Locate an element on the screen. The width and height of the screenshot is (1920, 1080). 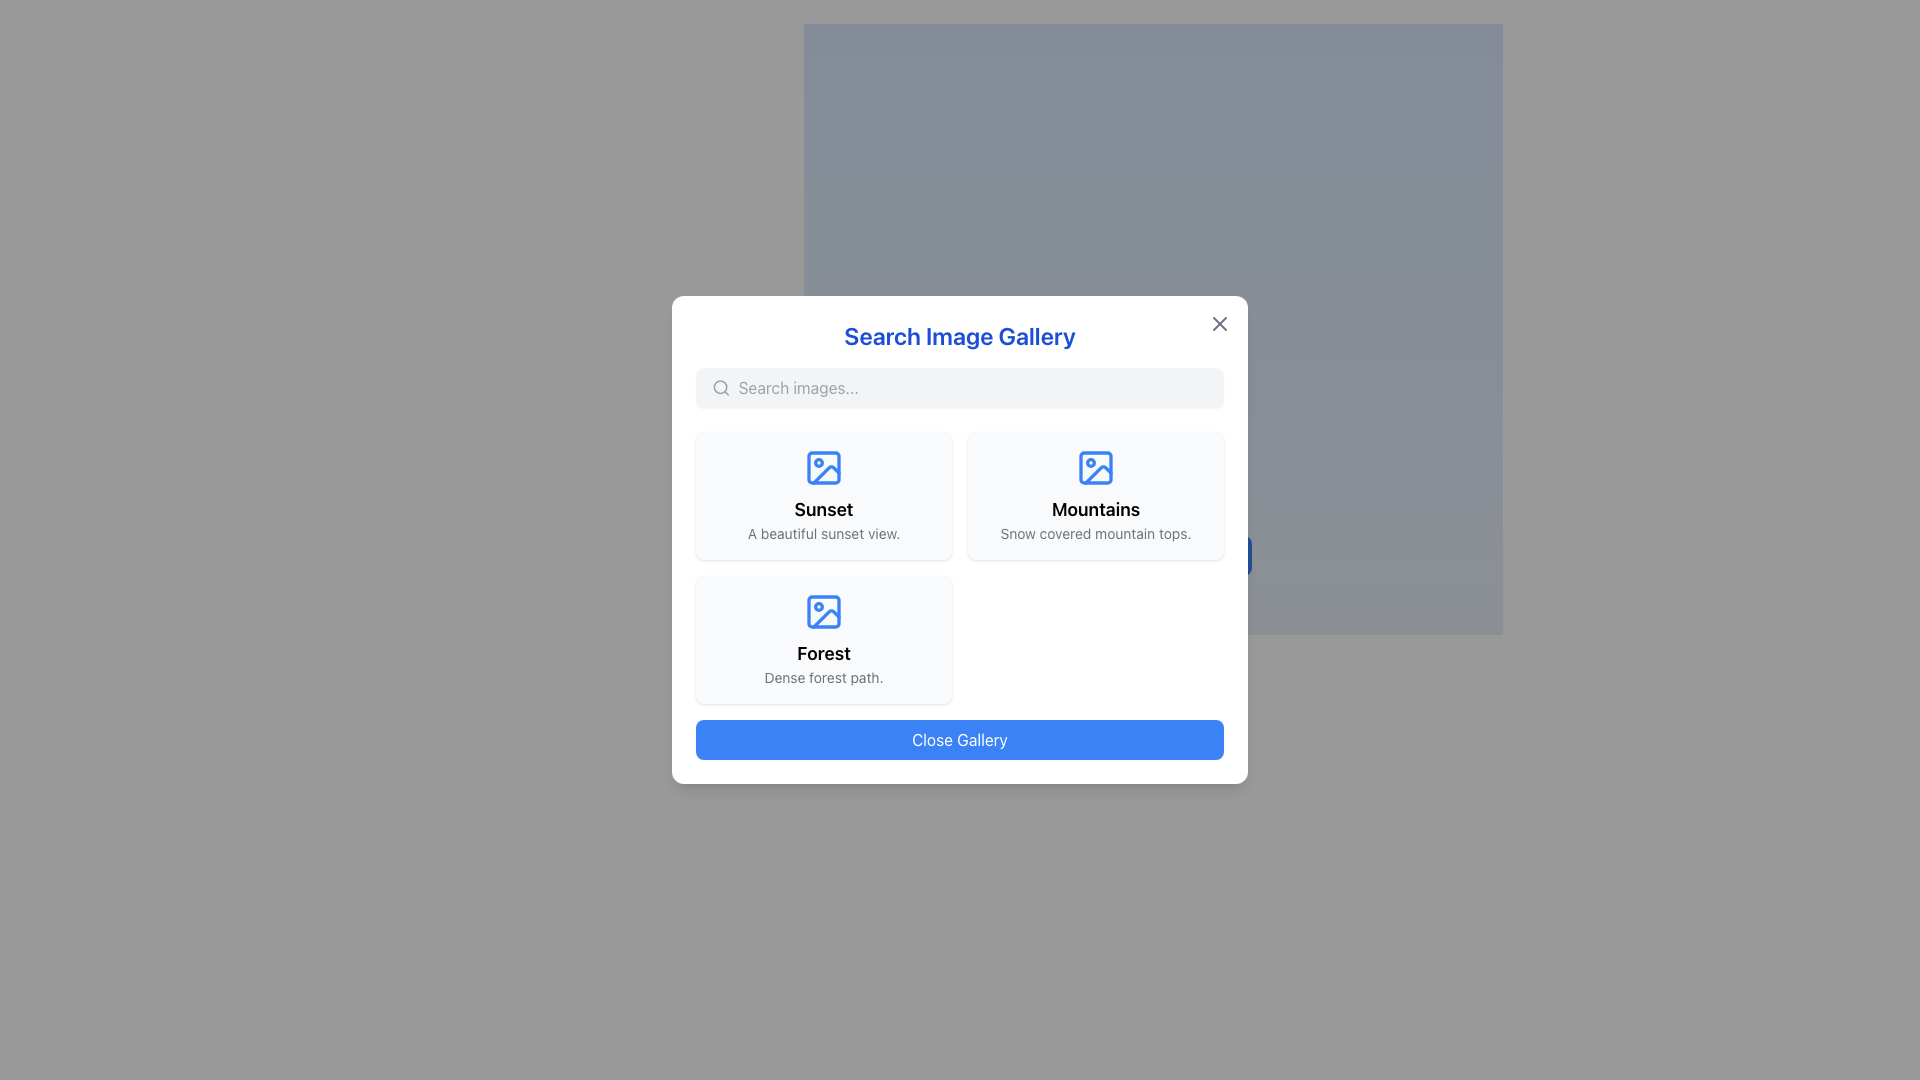
the search icon located to the left of the input field with the placeholder 'Search images...' in the modal dialog titled 'Search Image Gallery' is located at coordinates (720, 388).